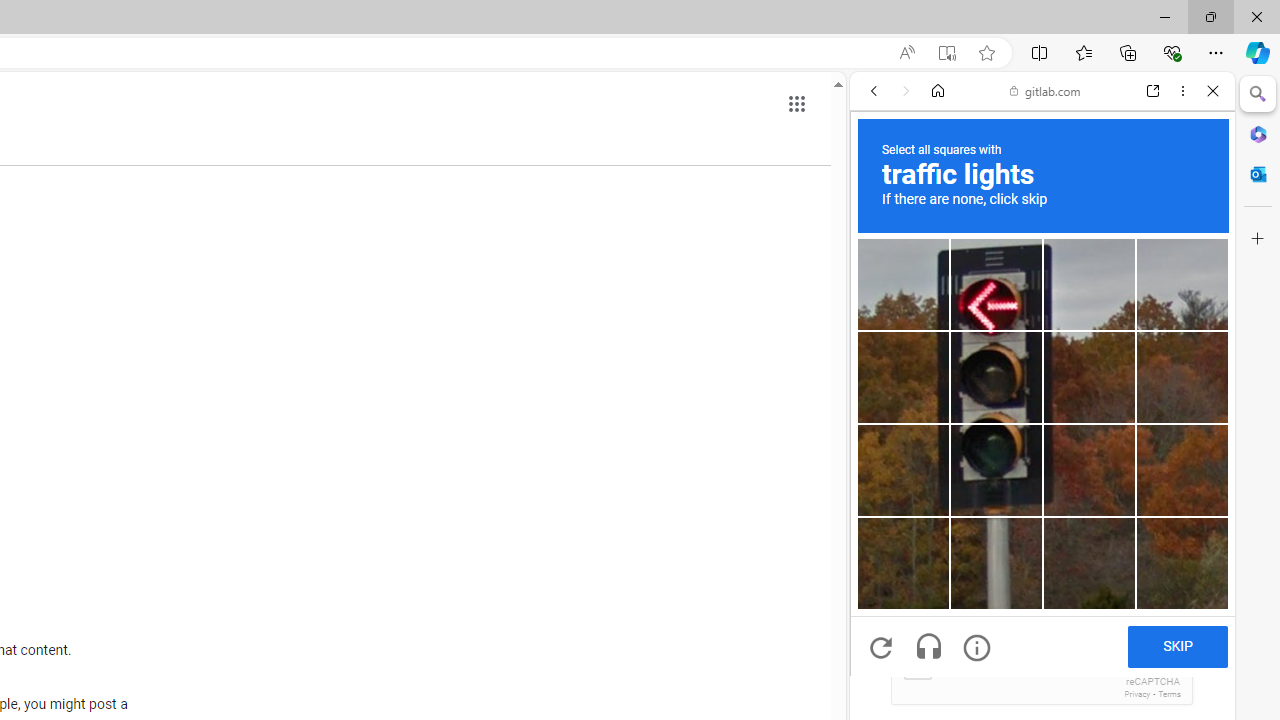 The width and height of the screenshot is (1280, 720). Describe the element at coordinates (1041, 445) in the screenshot. I see `'Register Now'` at that location.